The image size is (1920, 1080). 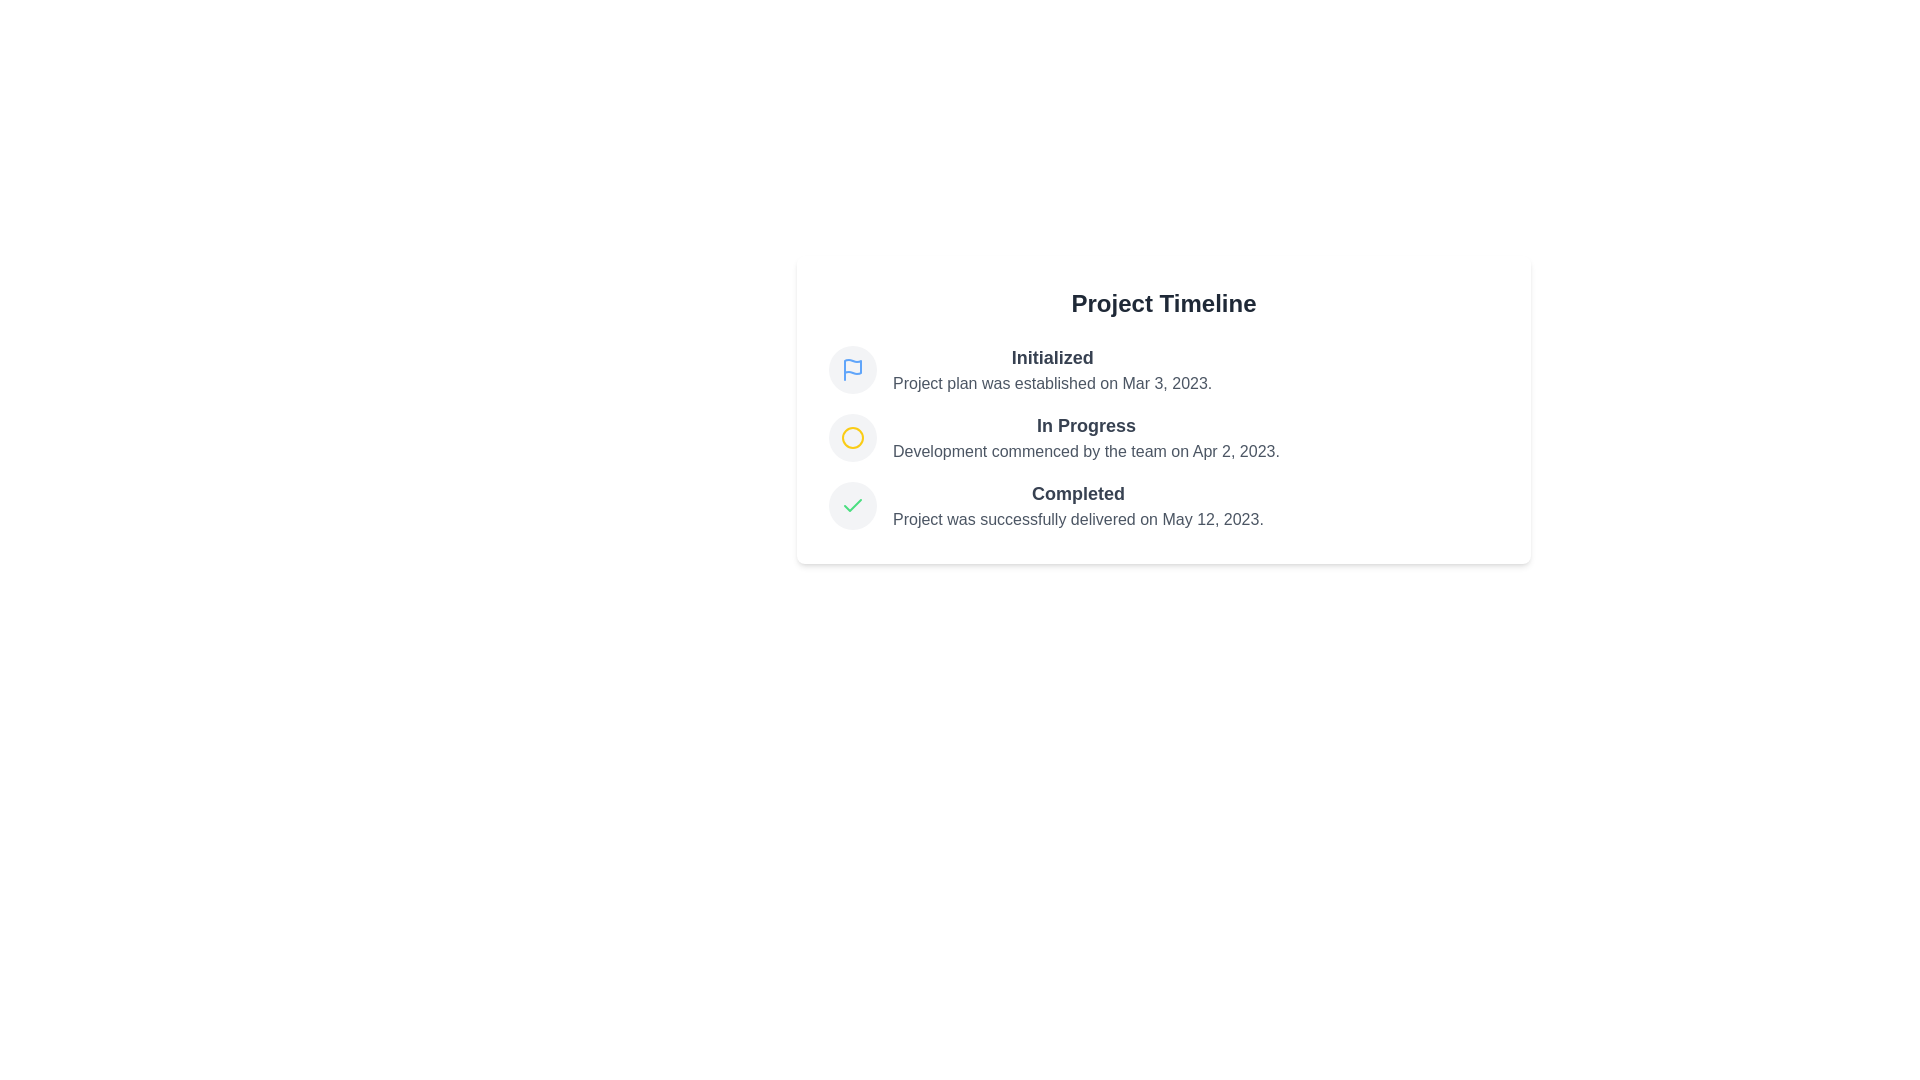 What do you see at coordinates (853, 437) in the screenshot?
I see `the appearance of the SVG circle component representing an 'in-progress' state, located in the middle row of a checklist, second position among the status icons` at bounding box center [853, 437].